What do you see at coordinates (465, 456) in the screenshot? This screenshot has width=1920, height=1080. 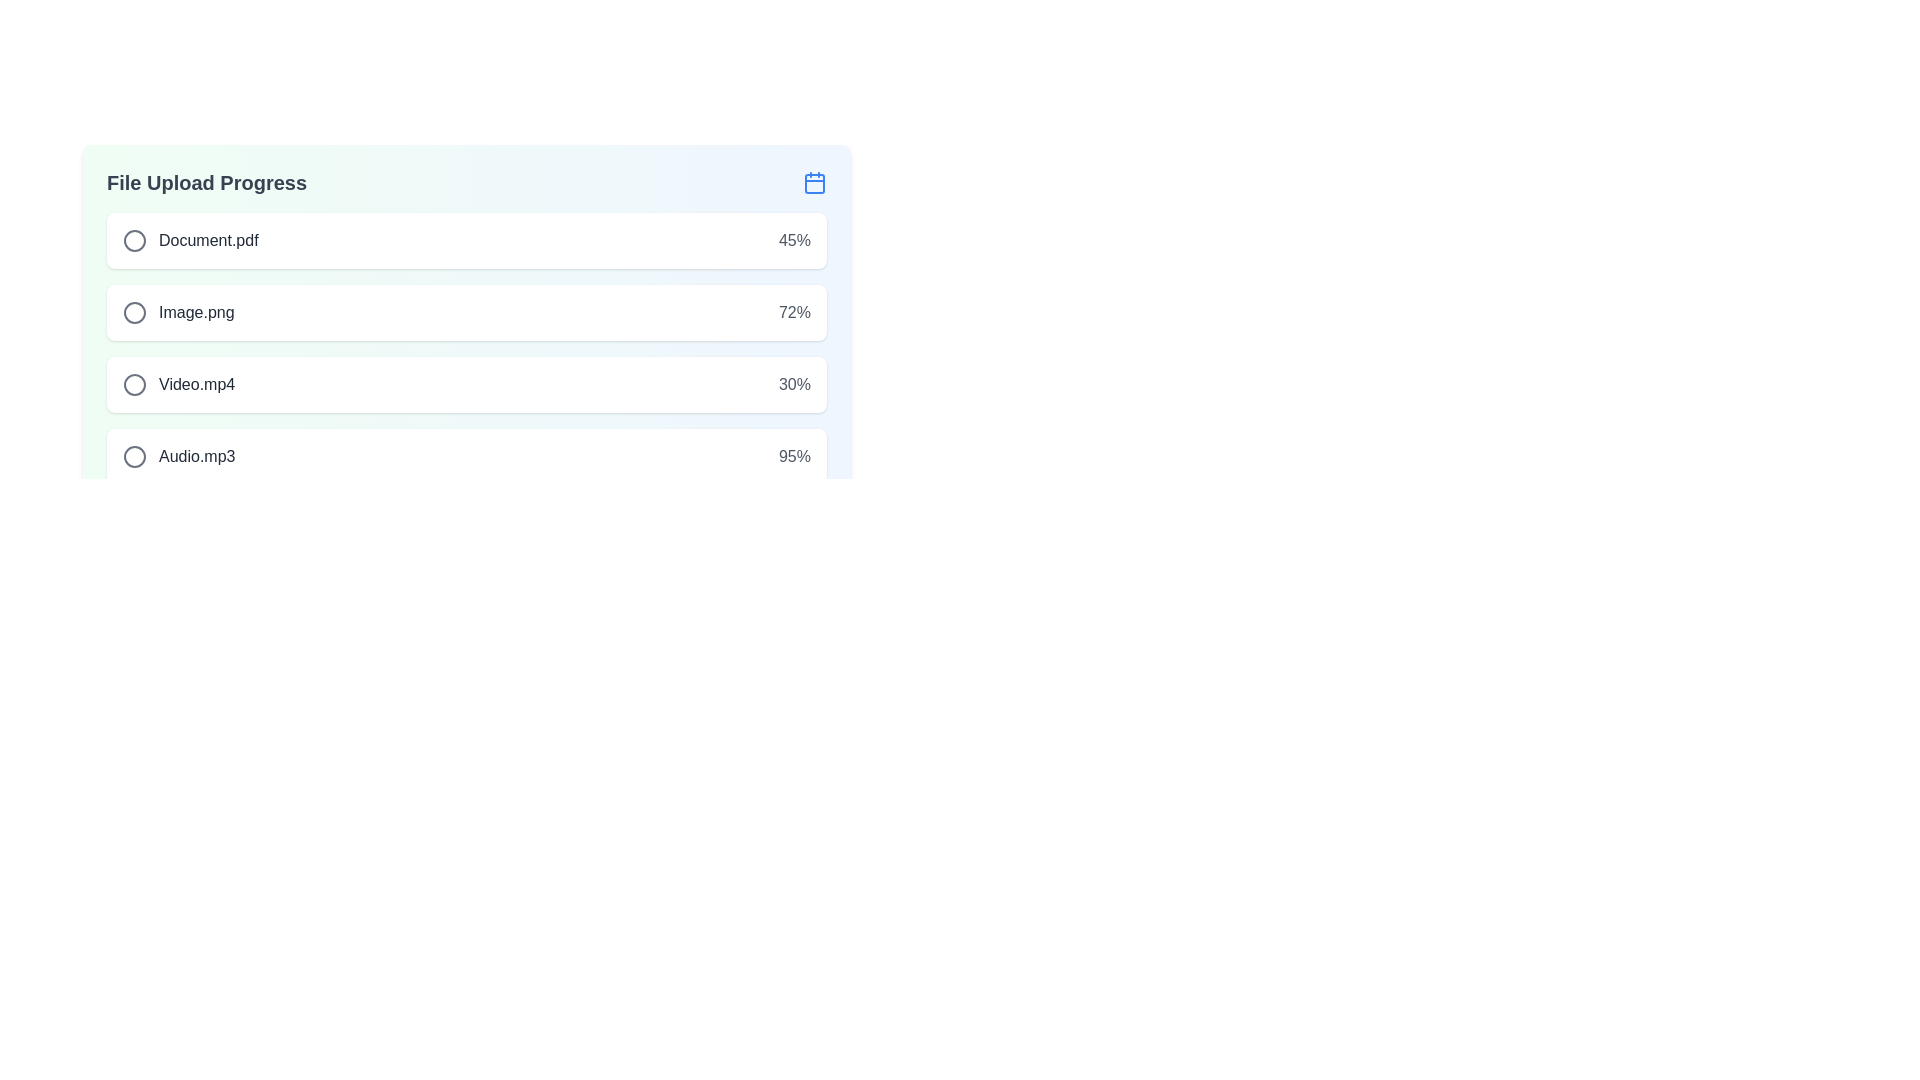 I see `the progress bar item displaying 'Audio.mp3' with a progress of '95%', located as the fourth item in a vertical list of file progress bars` at bounding box center [465, 456].